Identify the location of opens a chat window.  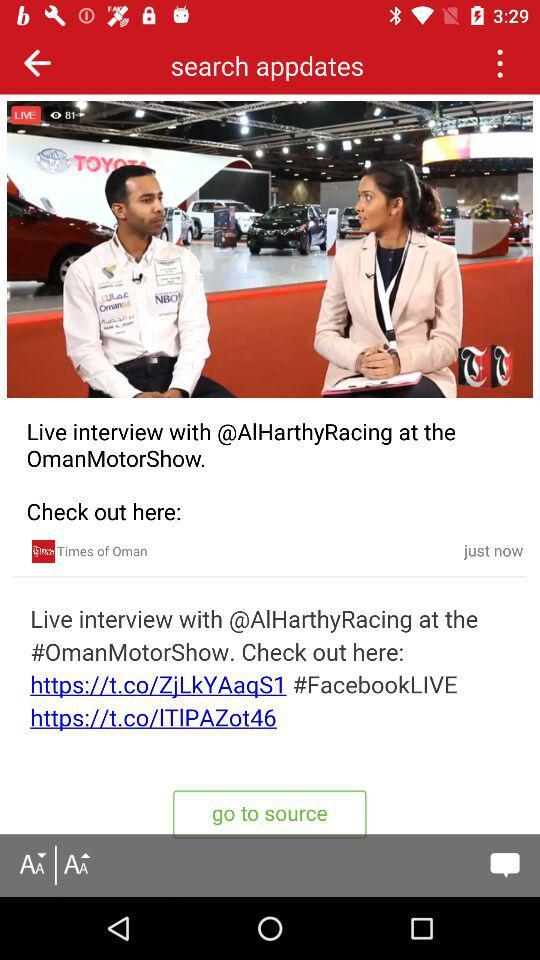
(504, 864).